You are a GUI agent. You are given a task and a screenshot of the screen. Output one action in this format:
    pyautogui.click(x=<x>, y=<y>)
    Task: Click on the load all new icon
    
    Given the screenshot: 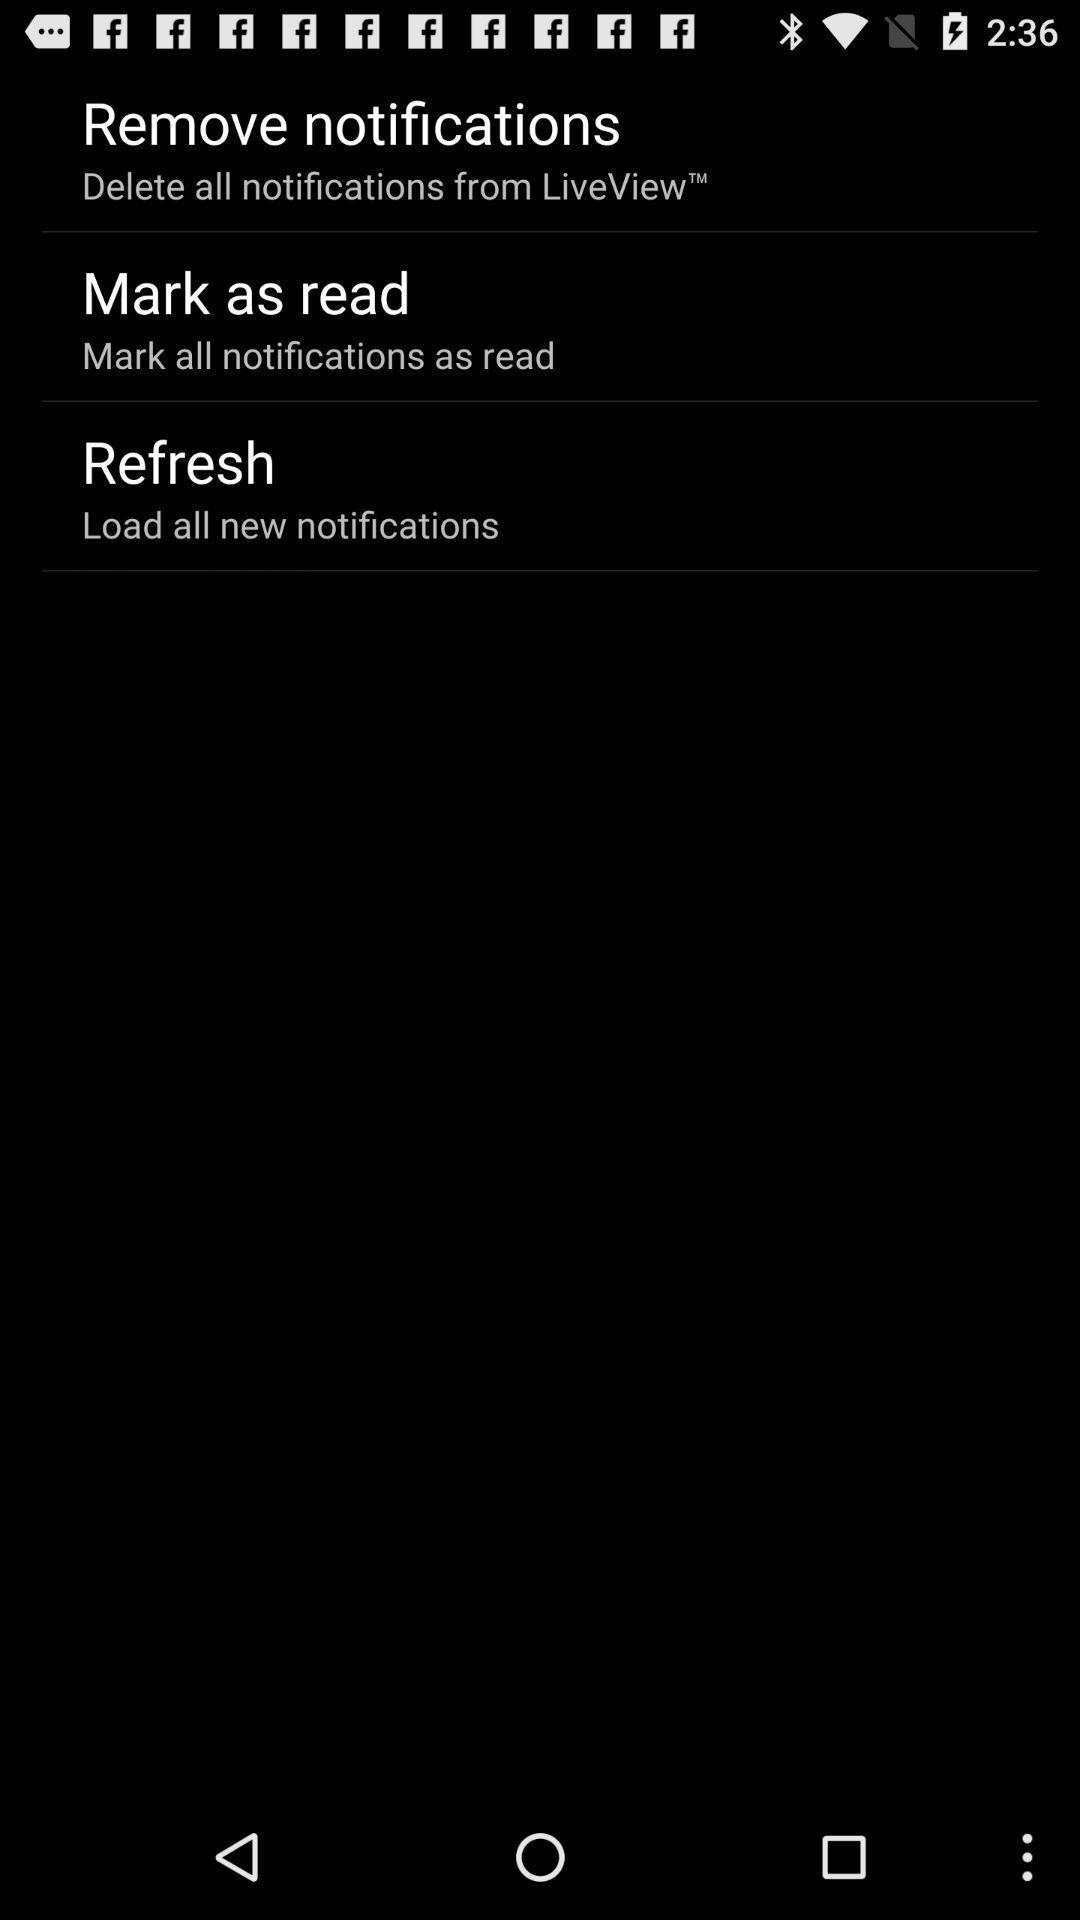 What is the action you would take?
    pyautogui.click(x=290, y=524)
    